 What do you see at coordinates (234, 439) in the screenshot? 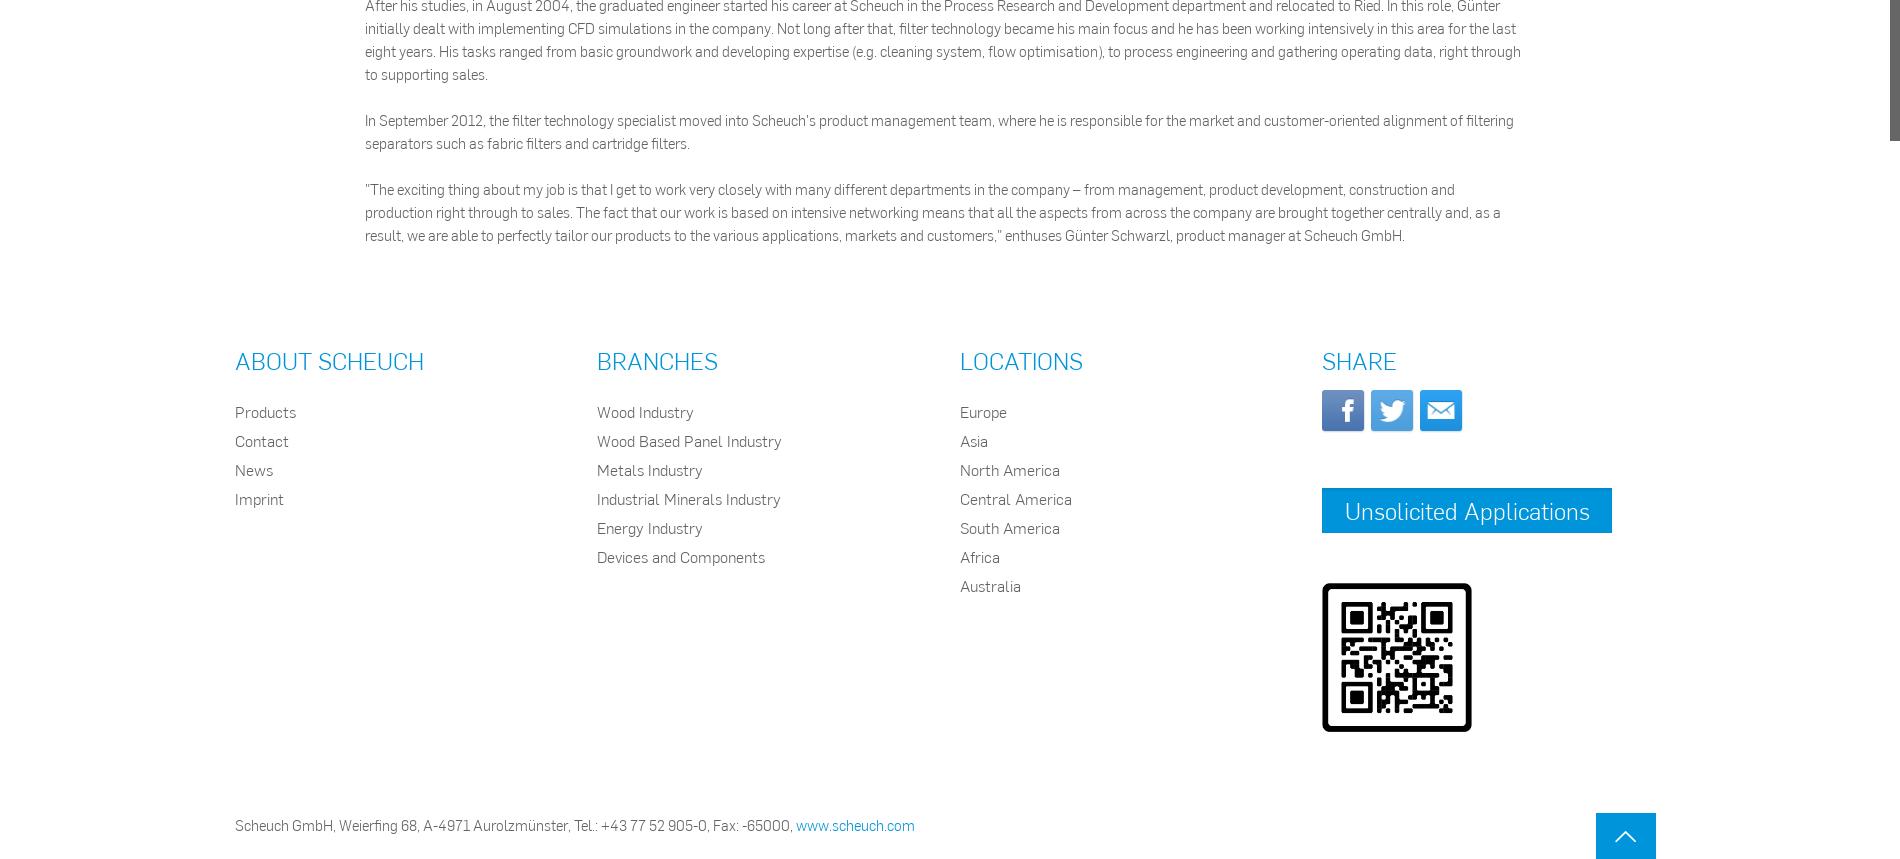
I see `'Contact'` at bounding box center [234, 439].